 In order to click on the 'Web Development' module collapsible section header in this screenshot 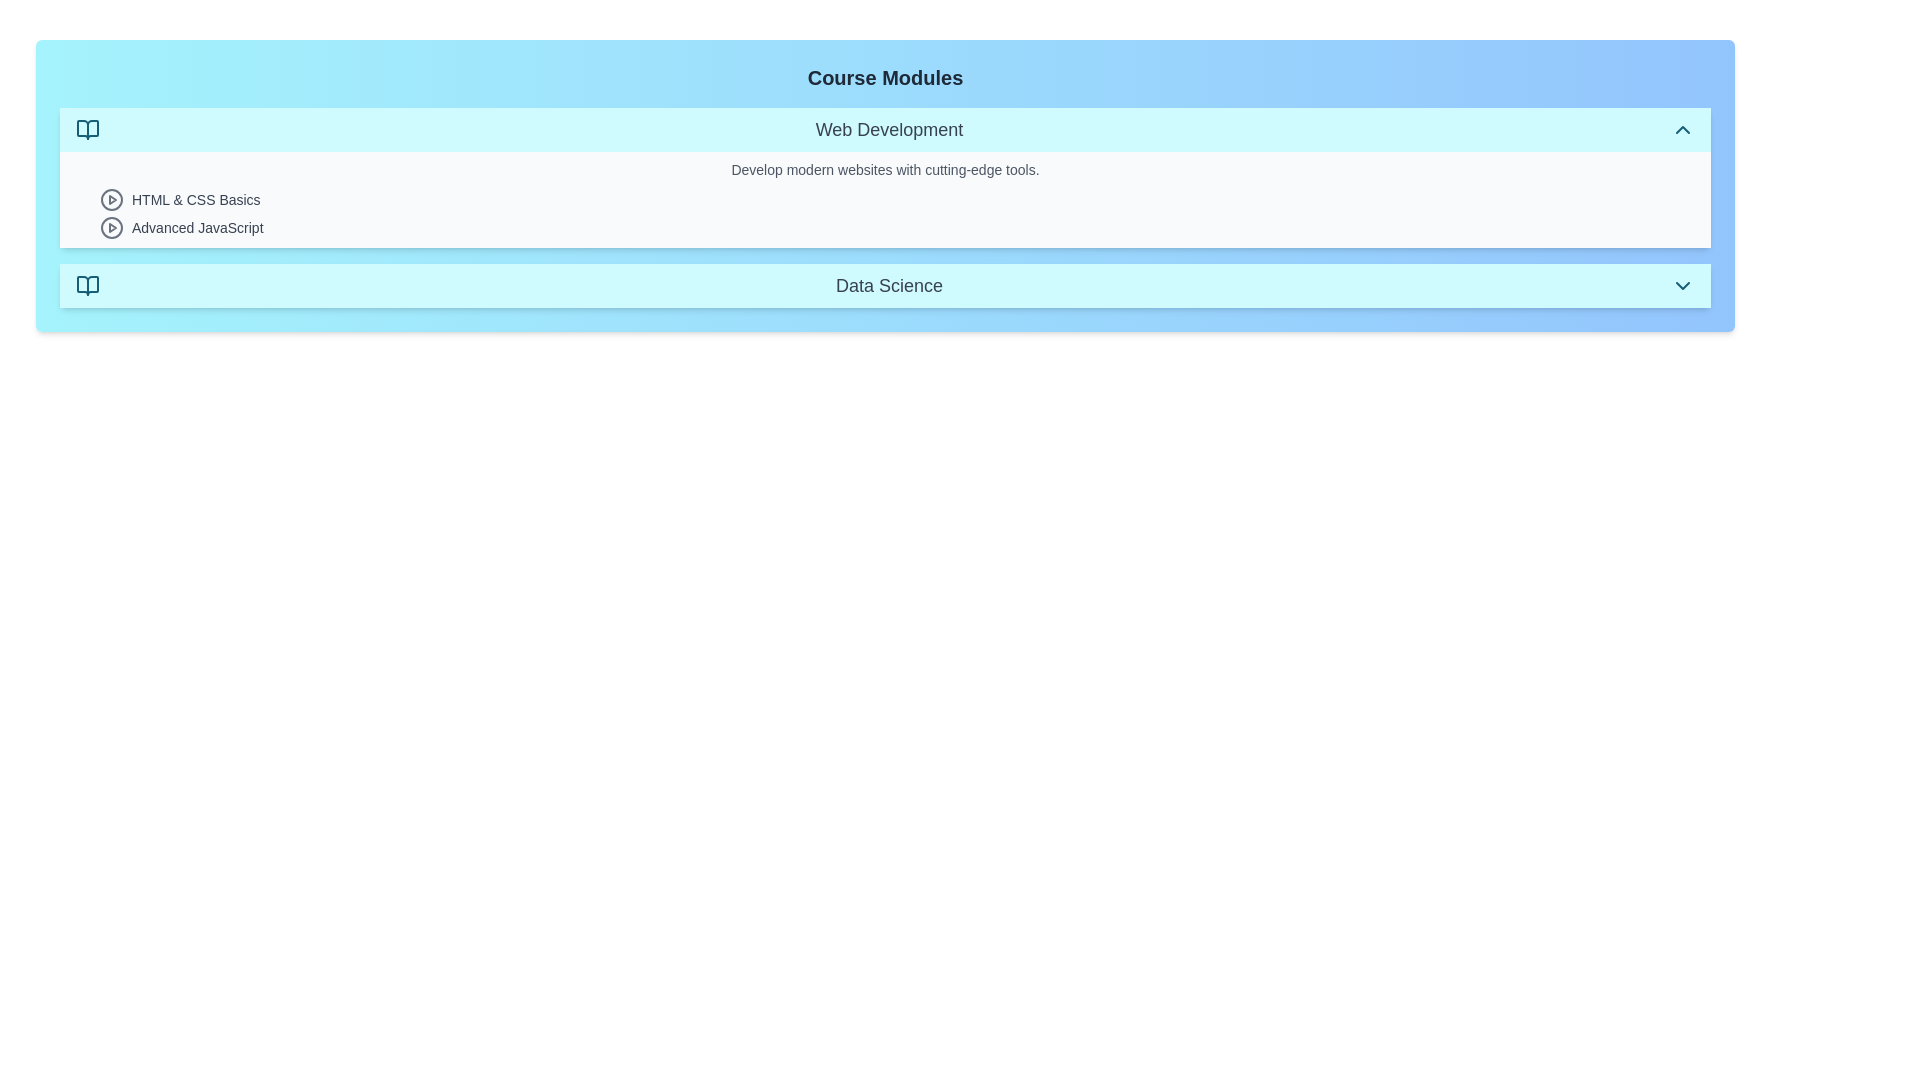, I will do `click(884, 130)`.